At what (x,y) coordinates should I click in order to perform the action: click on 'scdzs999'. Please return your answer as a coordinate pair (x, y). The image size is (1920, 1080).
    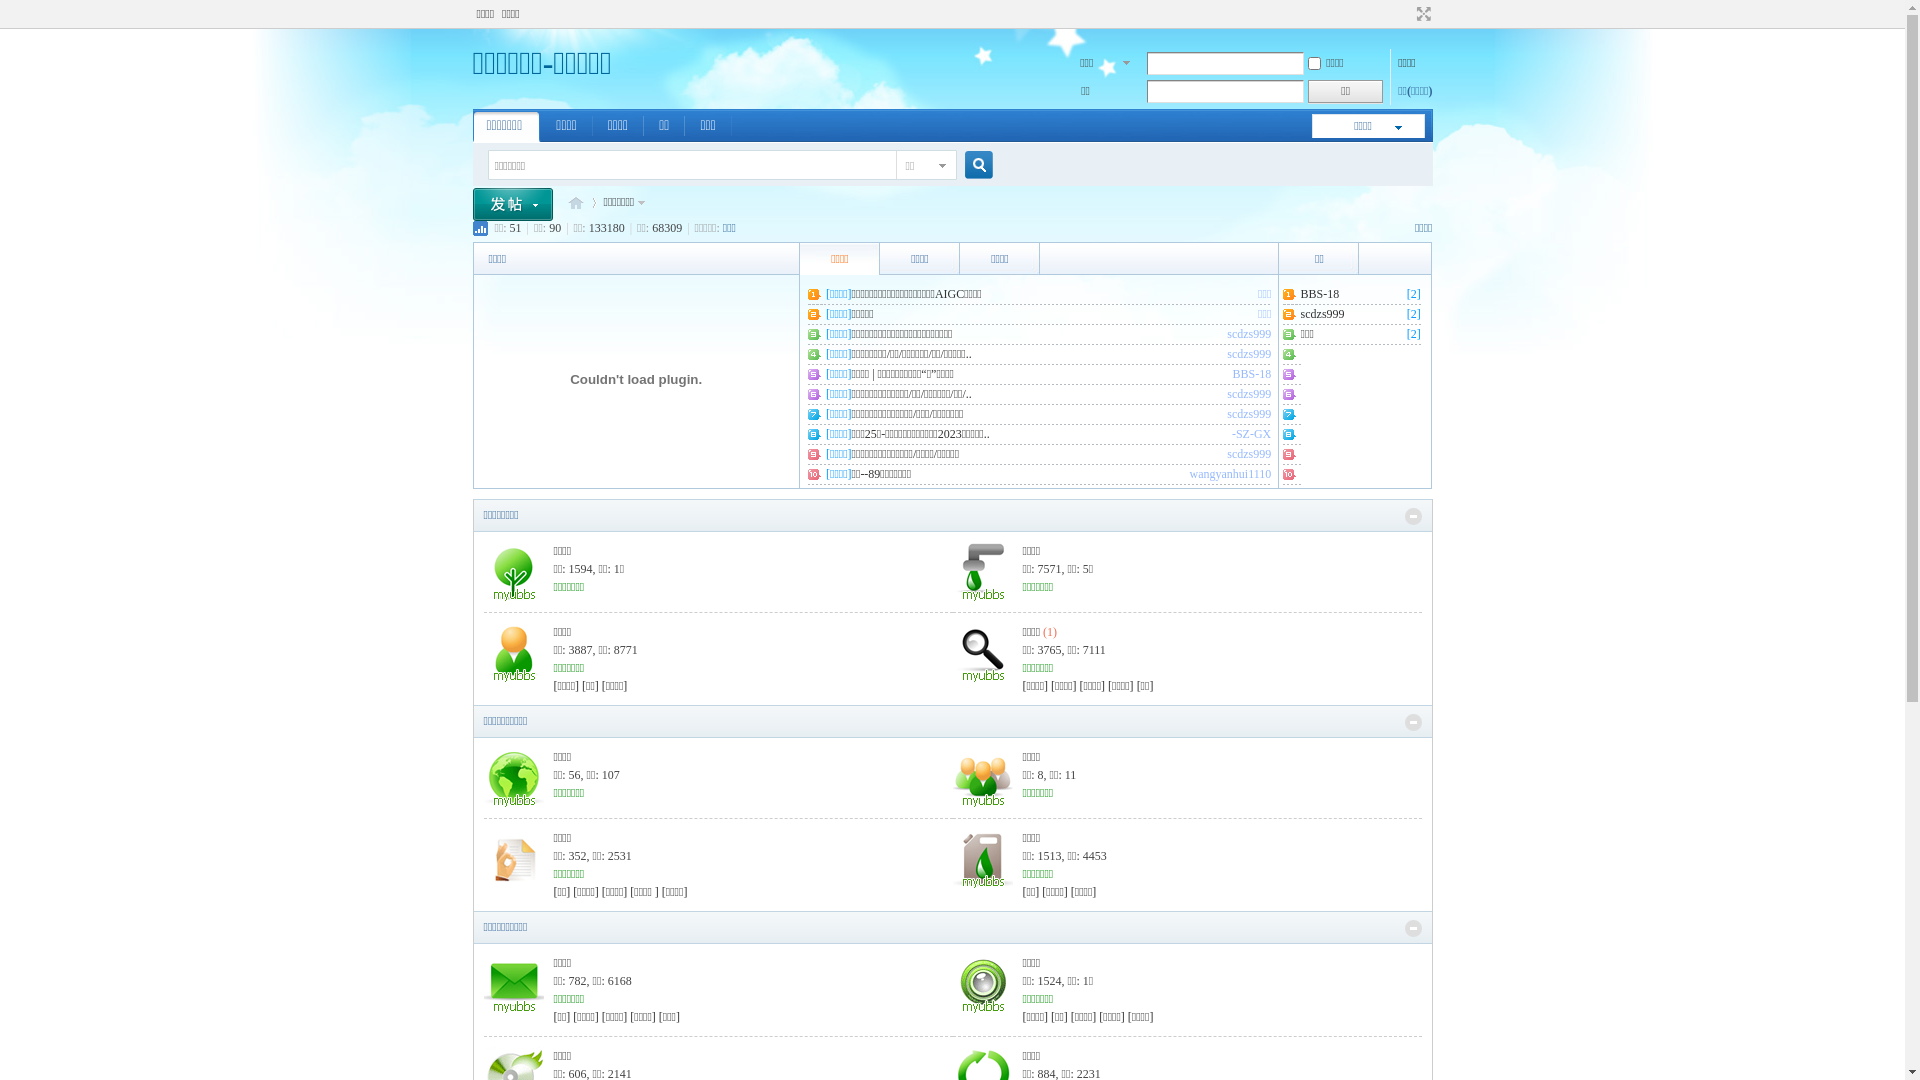
    Looking at the image, I should click on (1247, 353).